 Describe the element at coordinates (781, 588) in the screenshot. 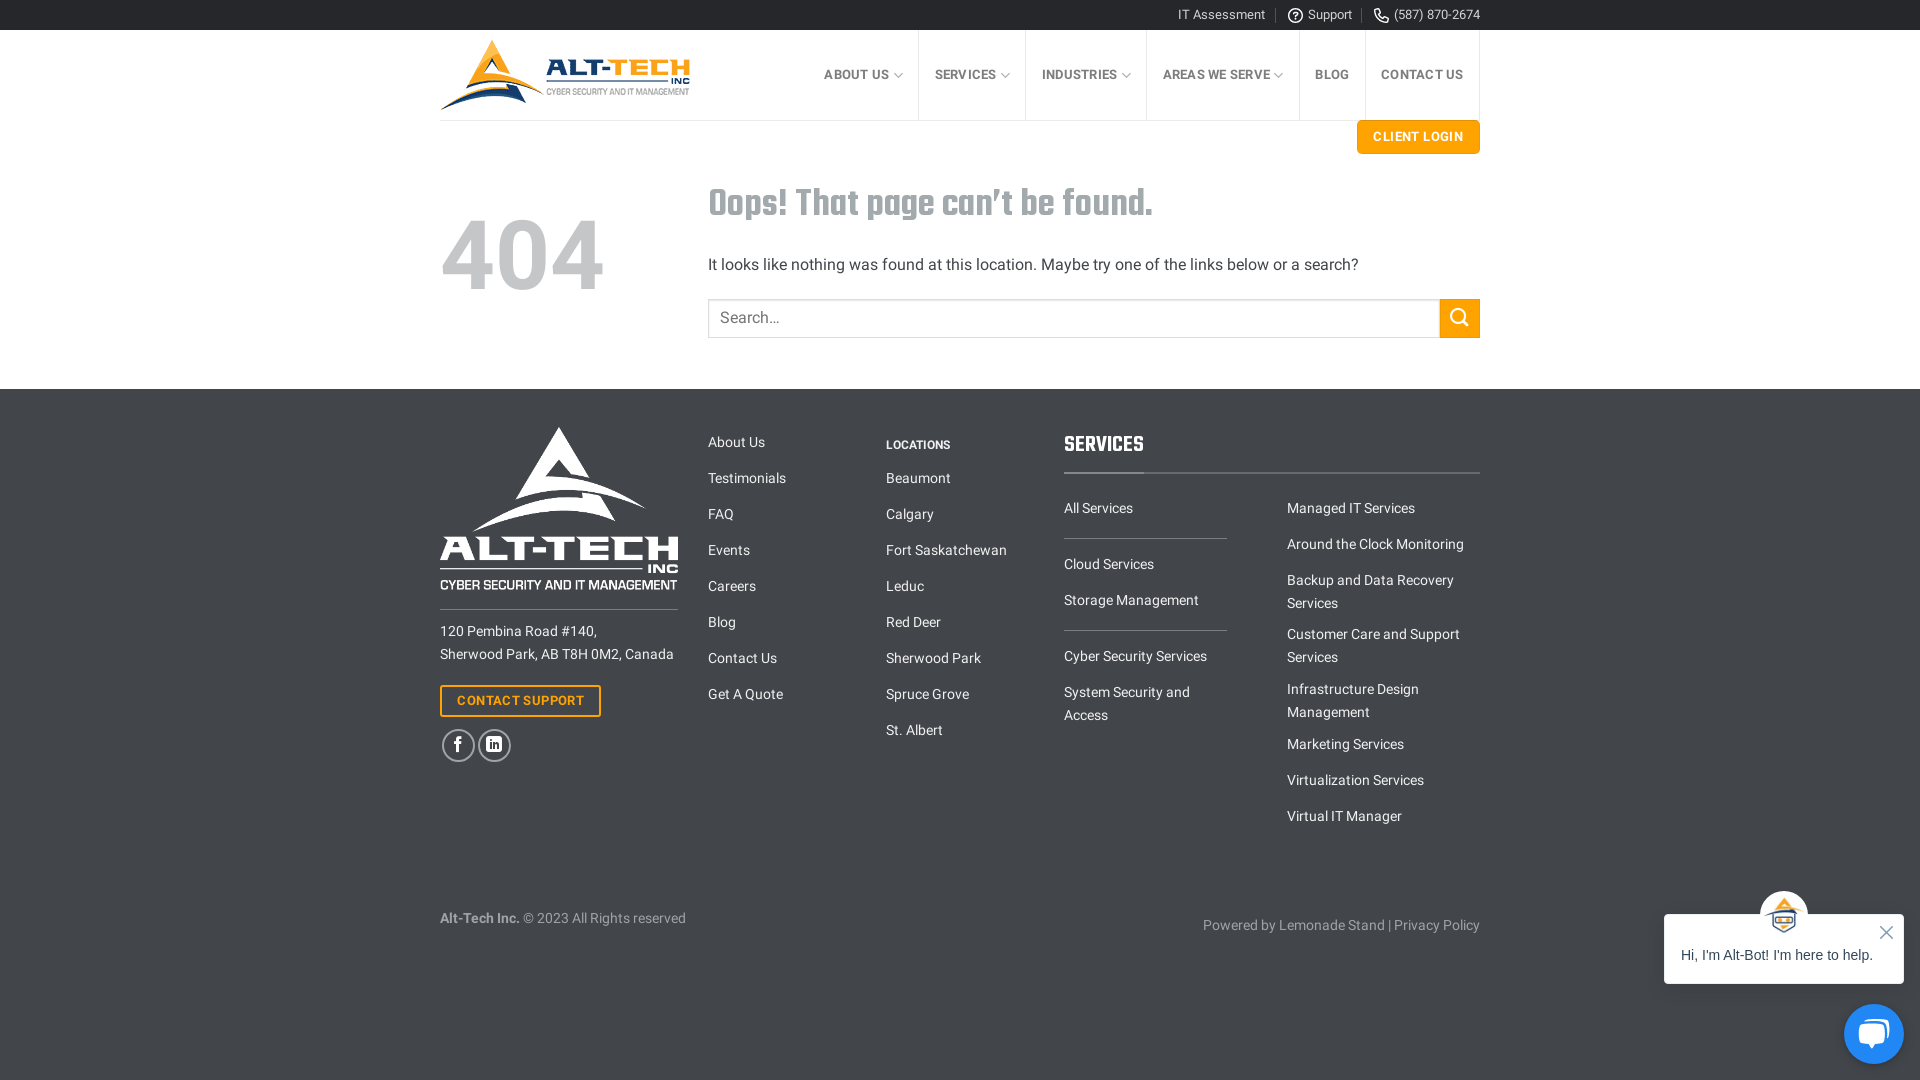

I see `'Careers'` at that location.